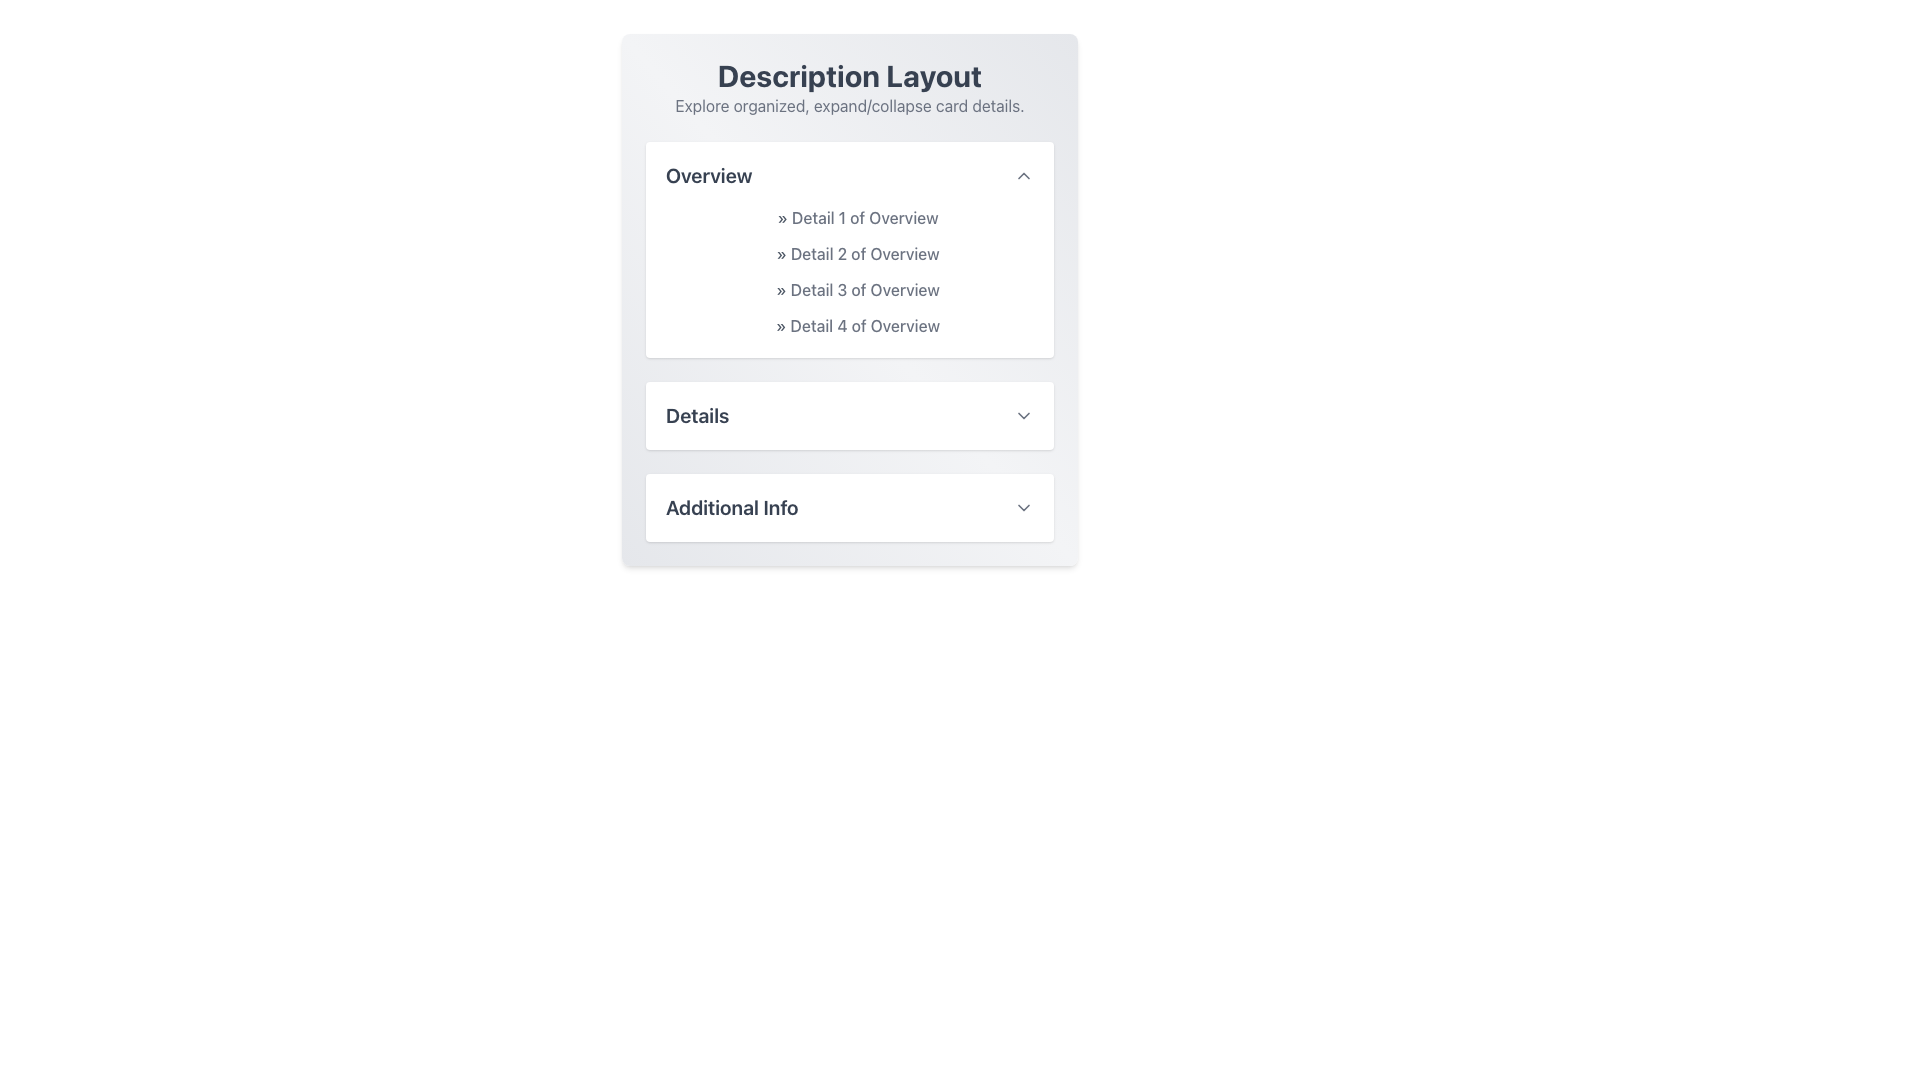 The width and height of the screenshot is (1920, 1080). What do you see at coordinates (1023, 507) in the screenshot?
I see `the Chevron toggle button located at the far right of the 'Additional Info' section header to observe its hover effect` at bounding box center [1023, 507].